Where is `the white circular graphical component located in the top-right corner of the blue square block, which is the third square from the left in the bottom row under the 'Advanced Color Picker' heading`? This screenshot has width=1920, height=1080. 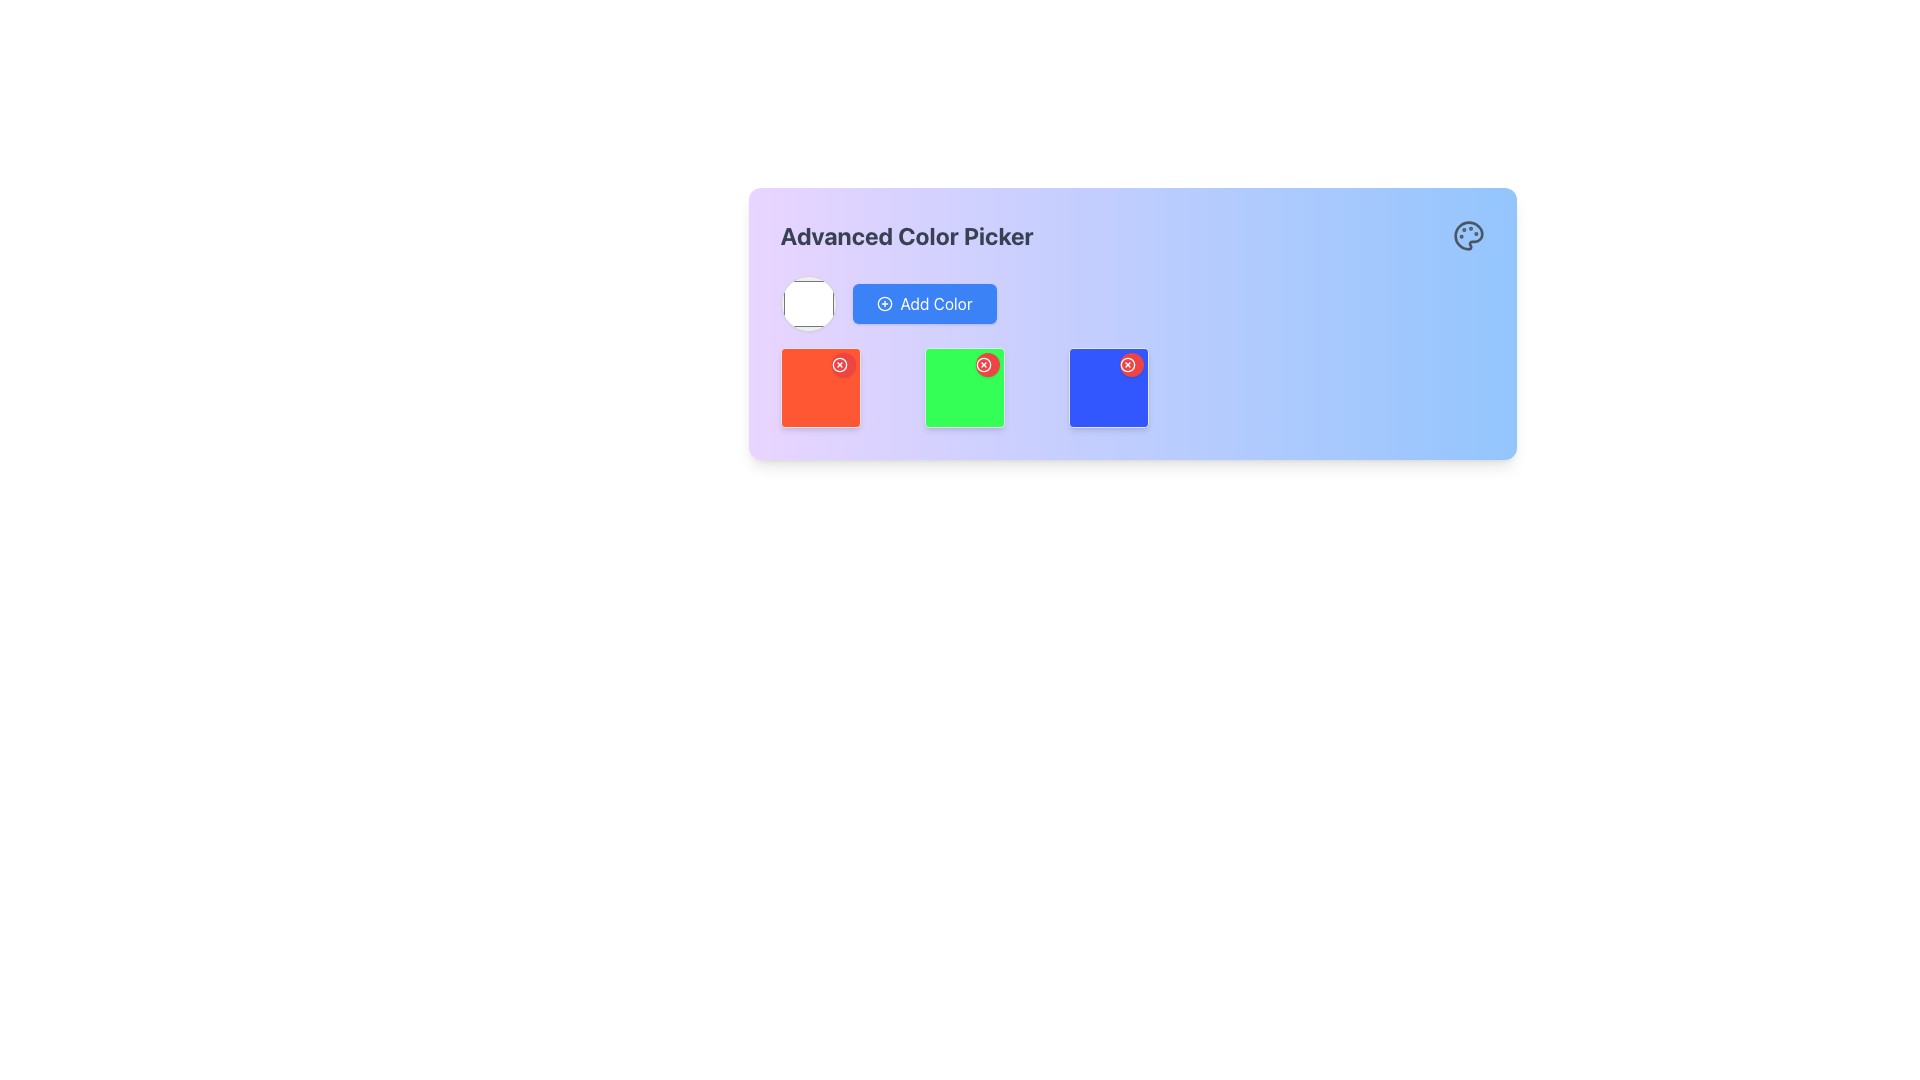
the white circular graphical component located in the top-right corner of the blue square block, which is the third square from the left in the bottom row under the 'Advanced Color Picker' heading is located at coordinates (1127, 365).